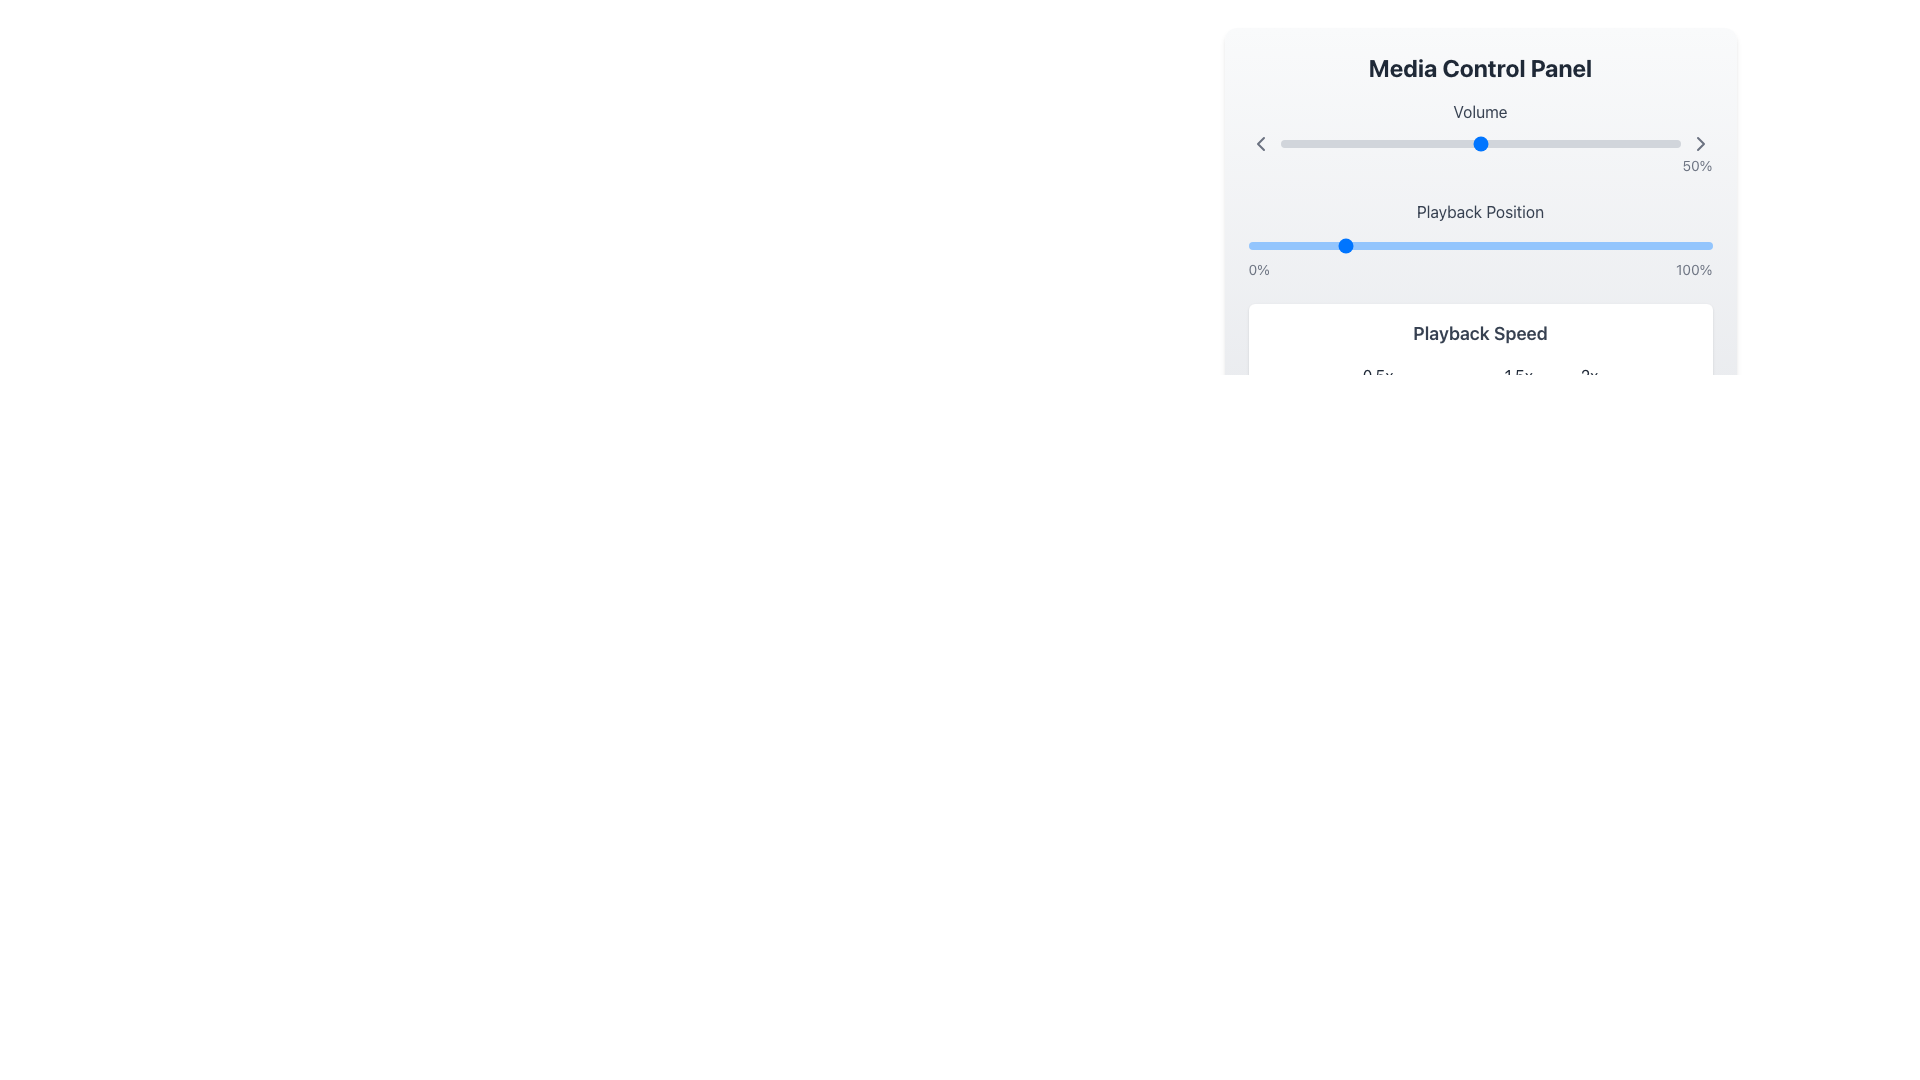 The image size is (1920, 1080). Describe the element at coordinates (1518, 375) in the screenshot. I see `the playback speed button labeled '1.5x'` at that location.